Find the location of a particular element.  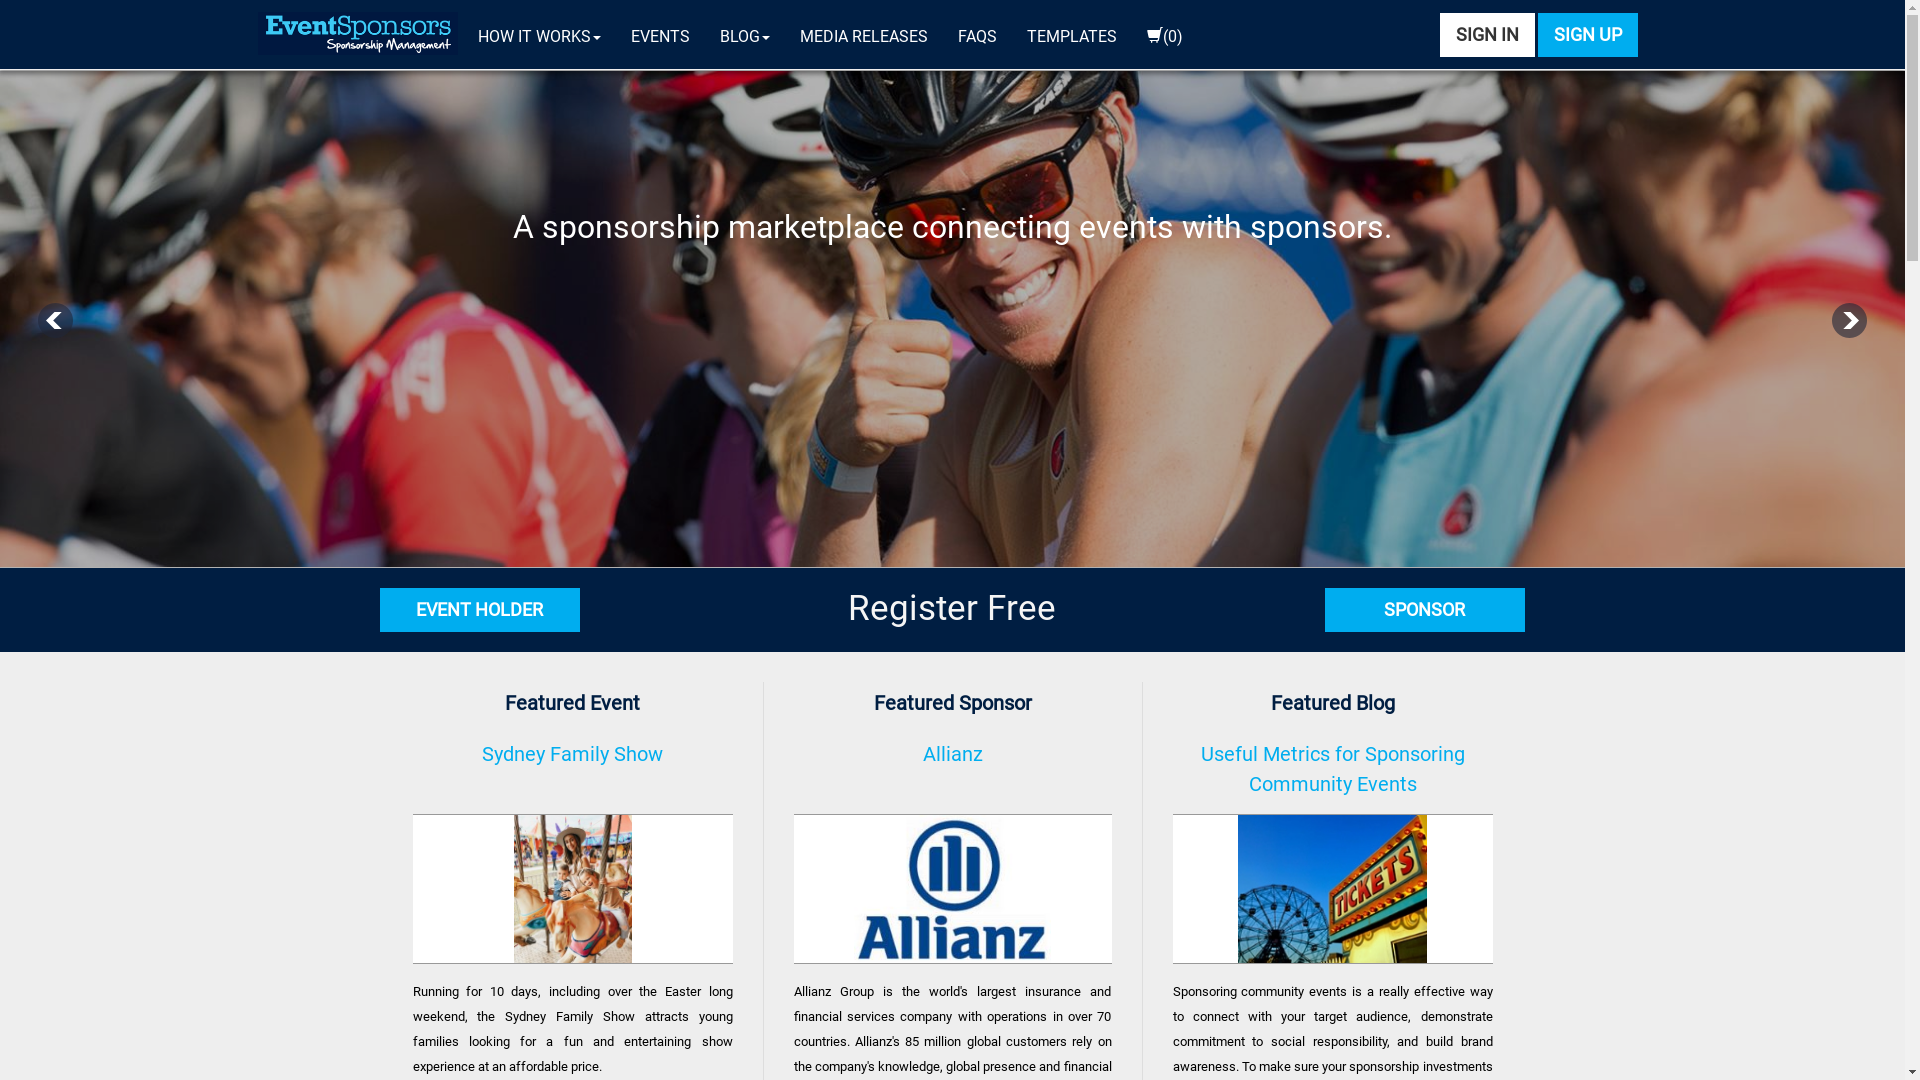

'MEDIA RELEASES' is located at coordinates (863, 37).